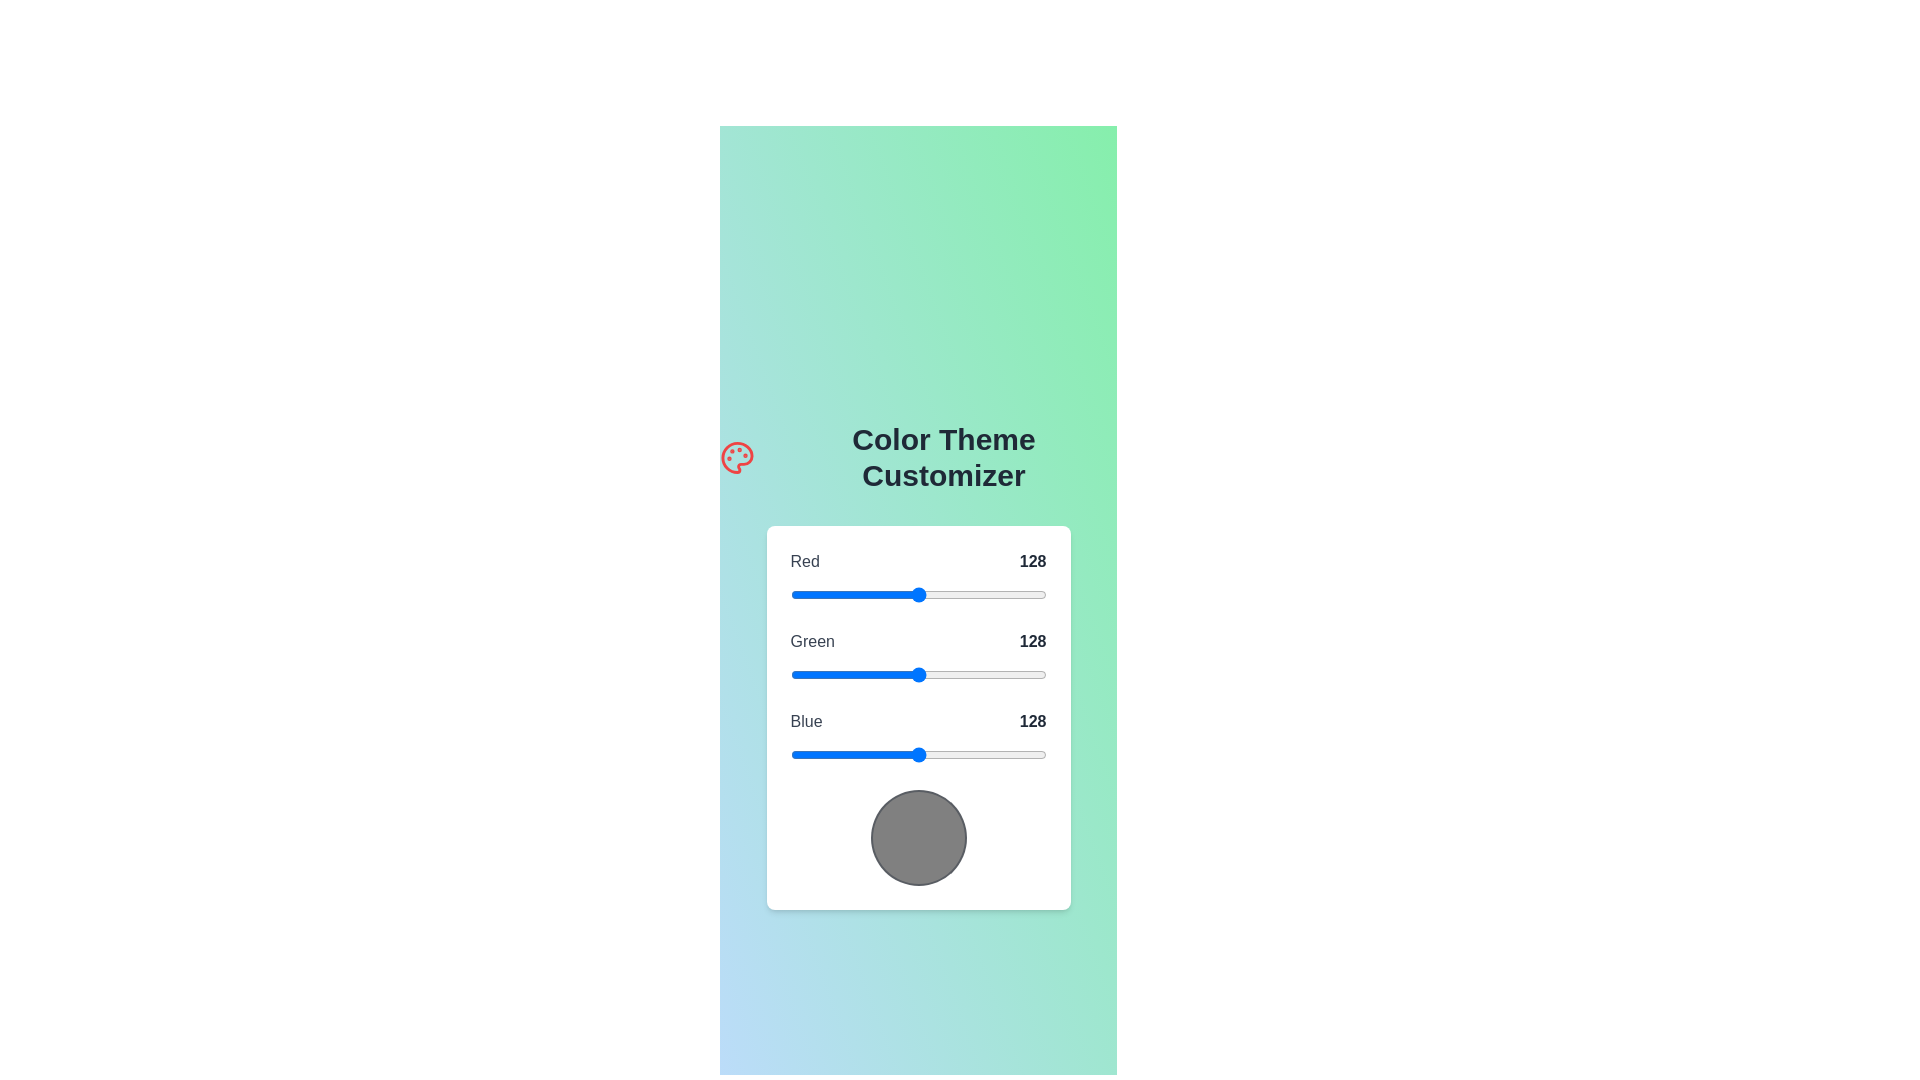  I want to click on the green slider to 247, so click(1038, 675).